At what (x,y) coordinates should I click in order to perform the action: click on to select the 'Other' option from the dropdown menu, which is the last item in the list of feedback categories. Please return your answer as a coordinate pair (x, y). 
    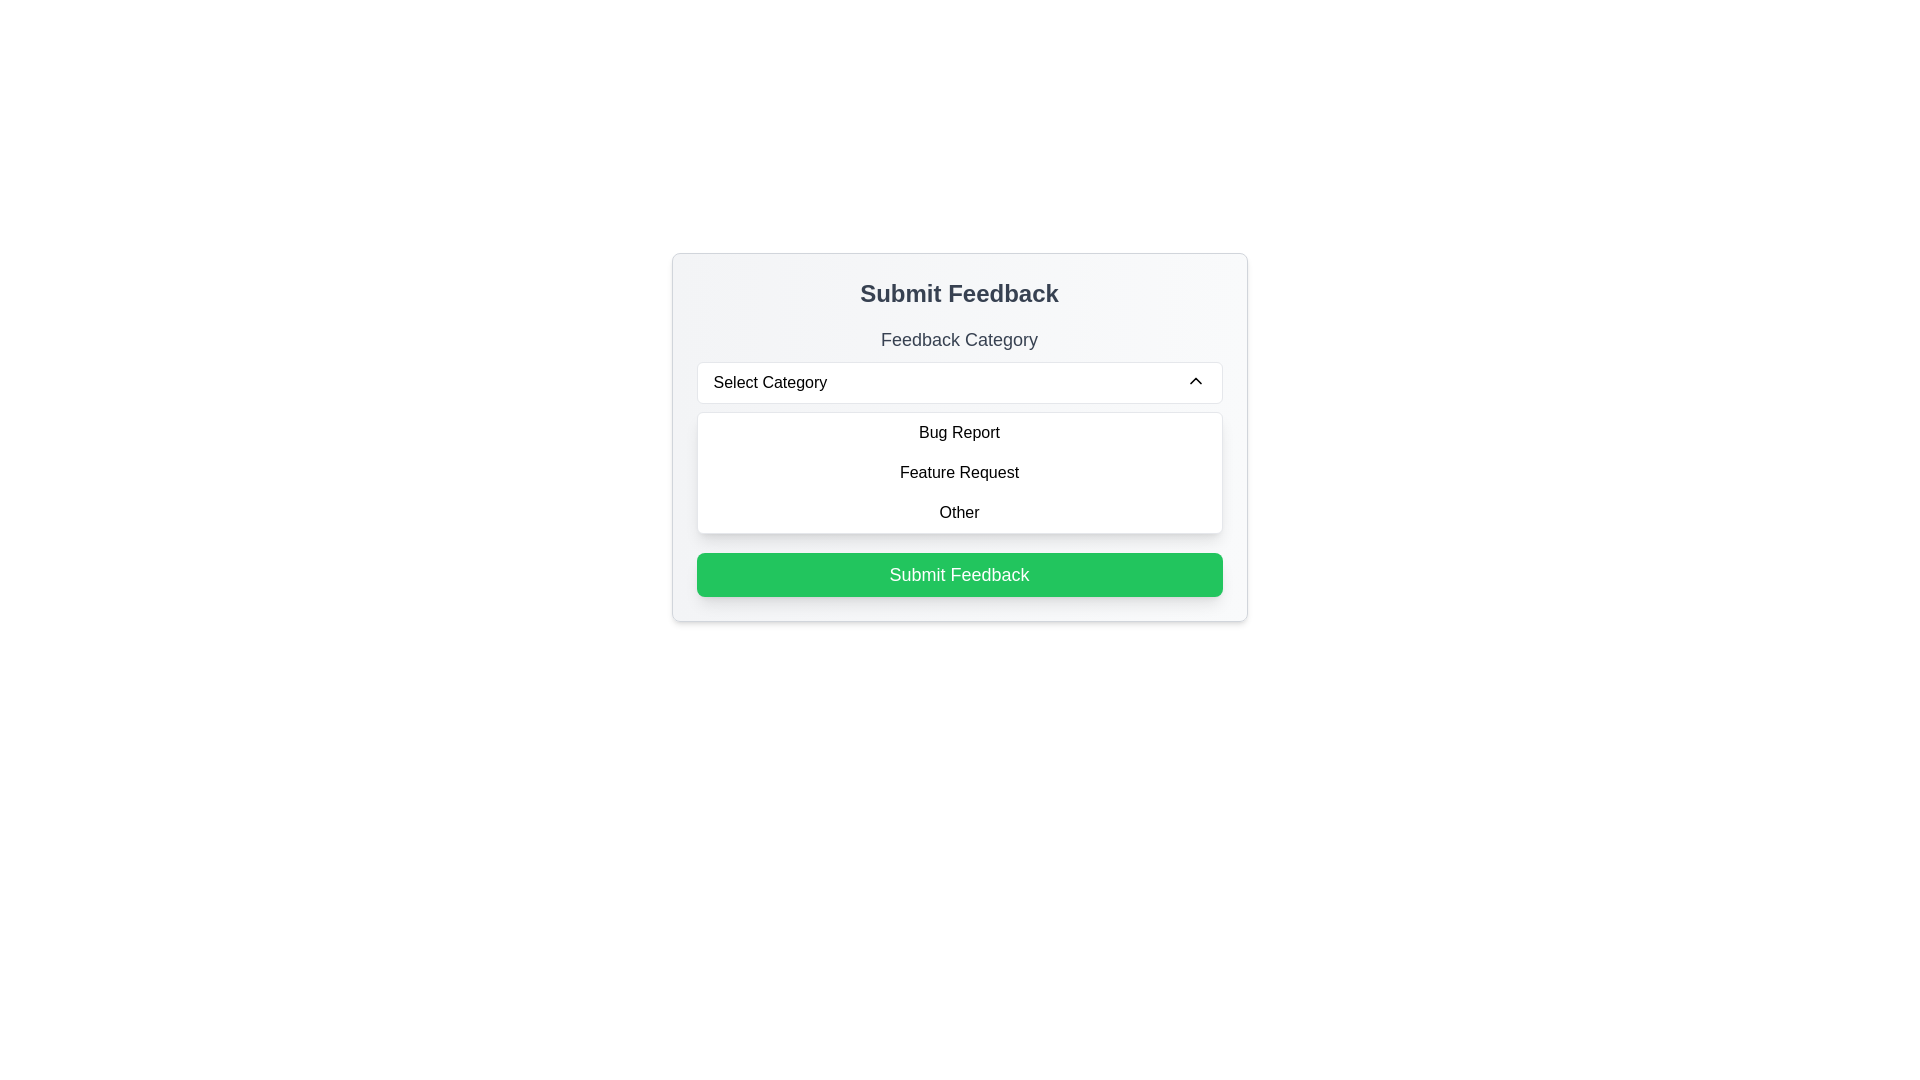
    Looking at the image, I should click on (958, 512).